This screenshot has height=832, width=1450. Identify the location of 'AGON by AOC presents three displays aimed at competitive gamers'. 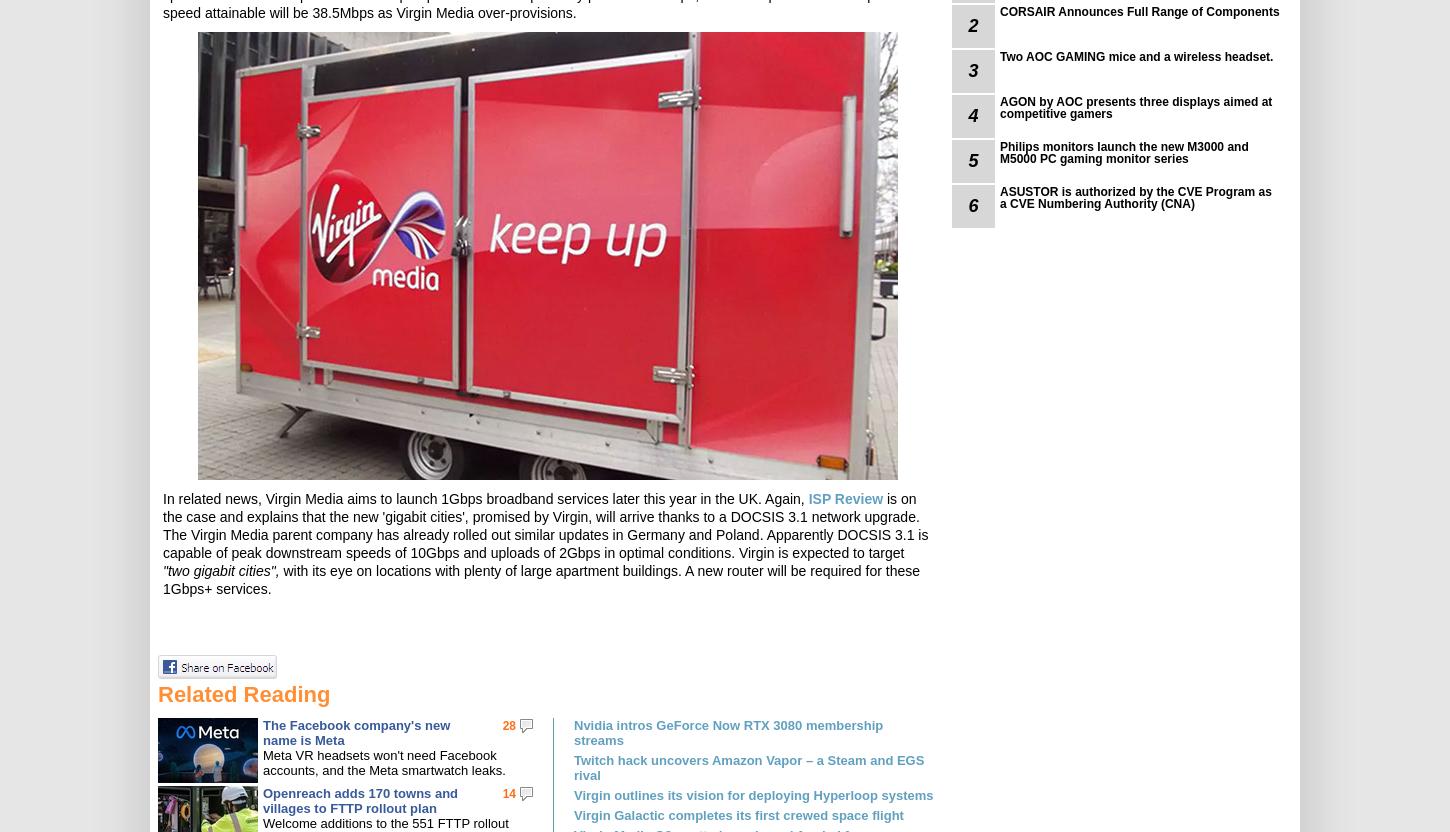
(1000, 107).